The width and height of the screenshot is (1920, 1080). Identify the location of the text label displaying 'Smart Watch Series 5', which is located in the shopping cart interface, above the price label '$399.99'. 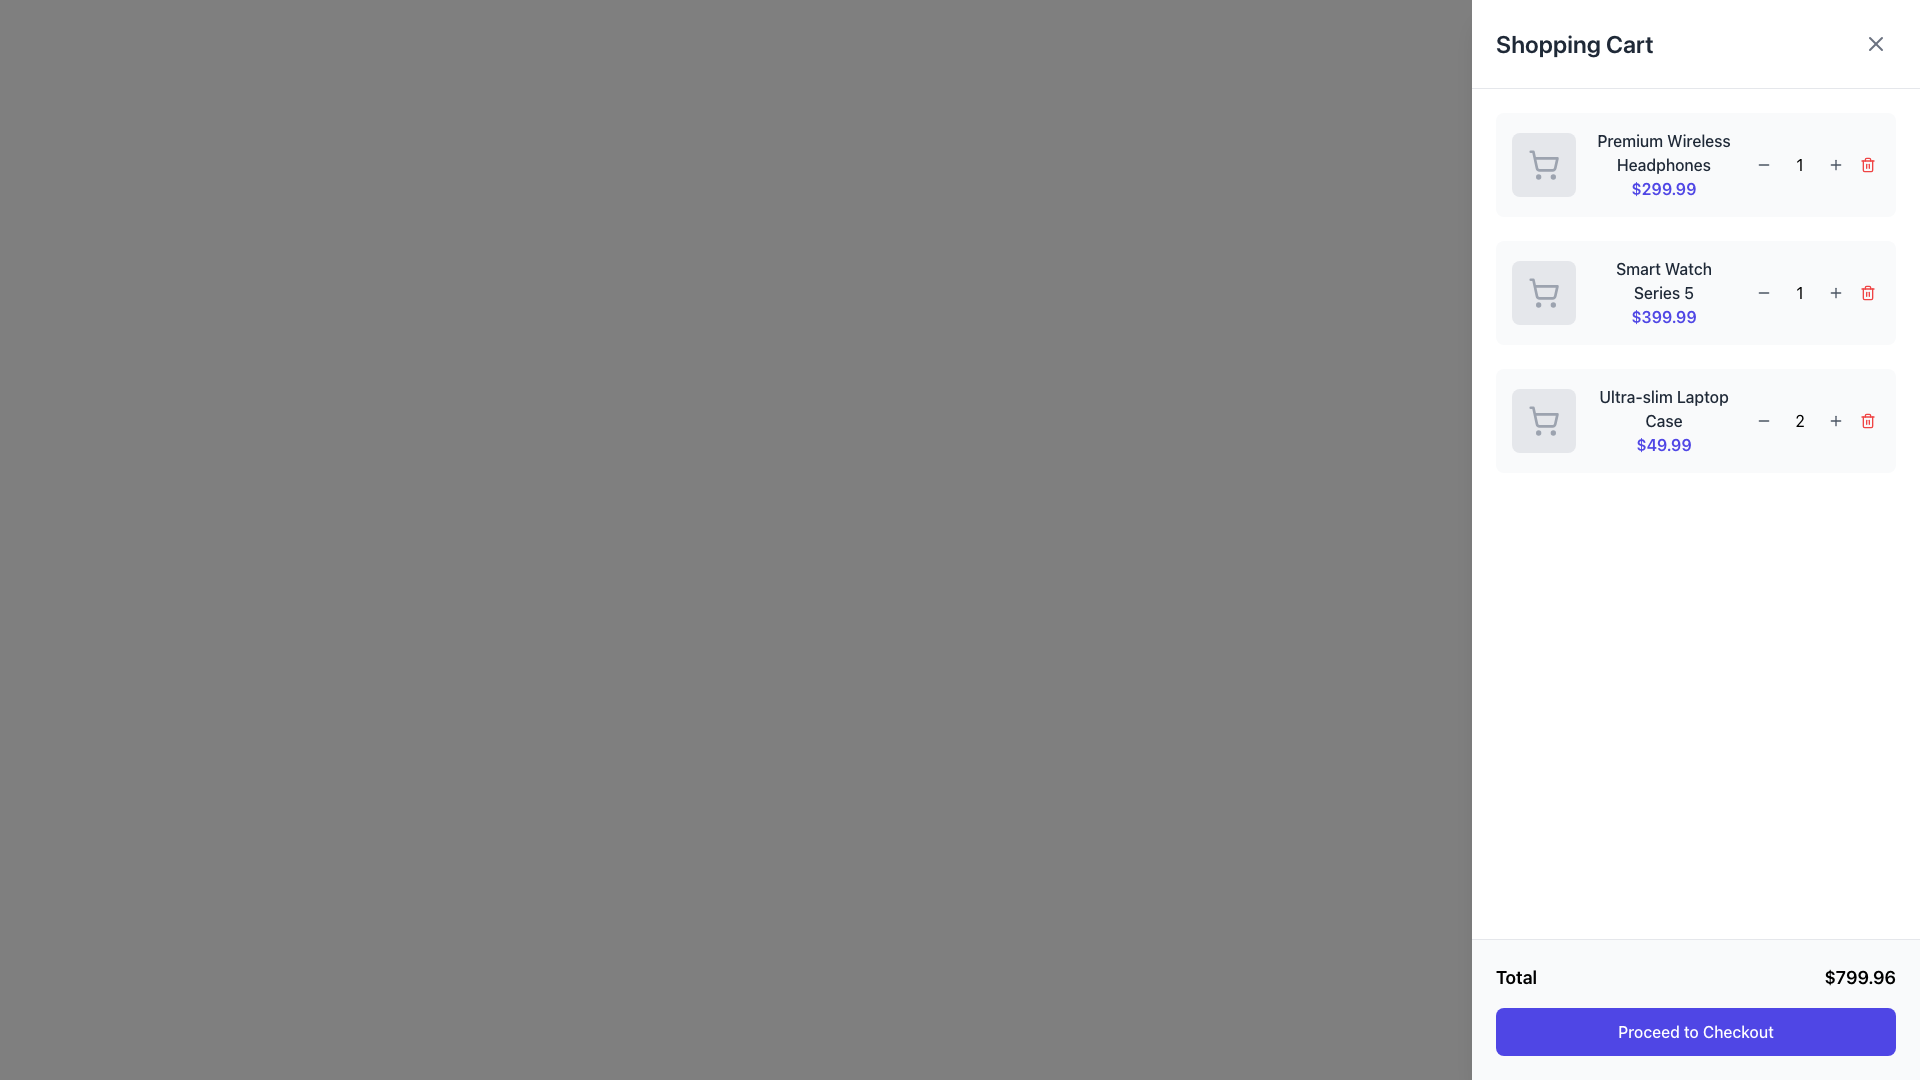
(1664, 281).